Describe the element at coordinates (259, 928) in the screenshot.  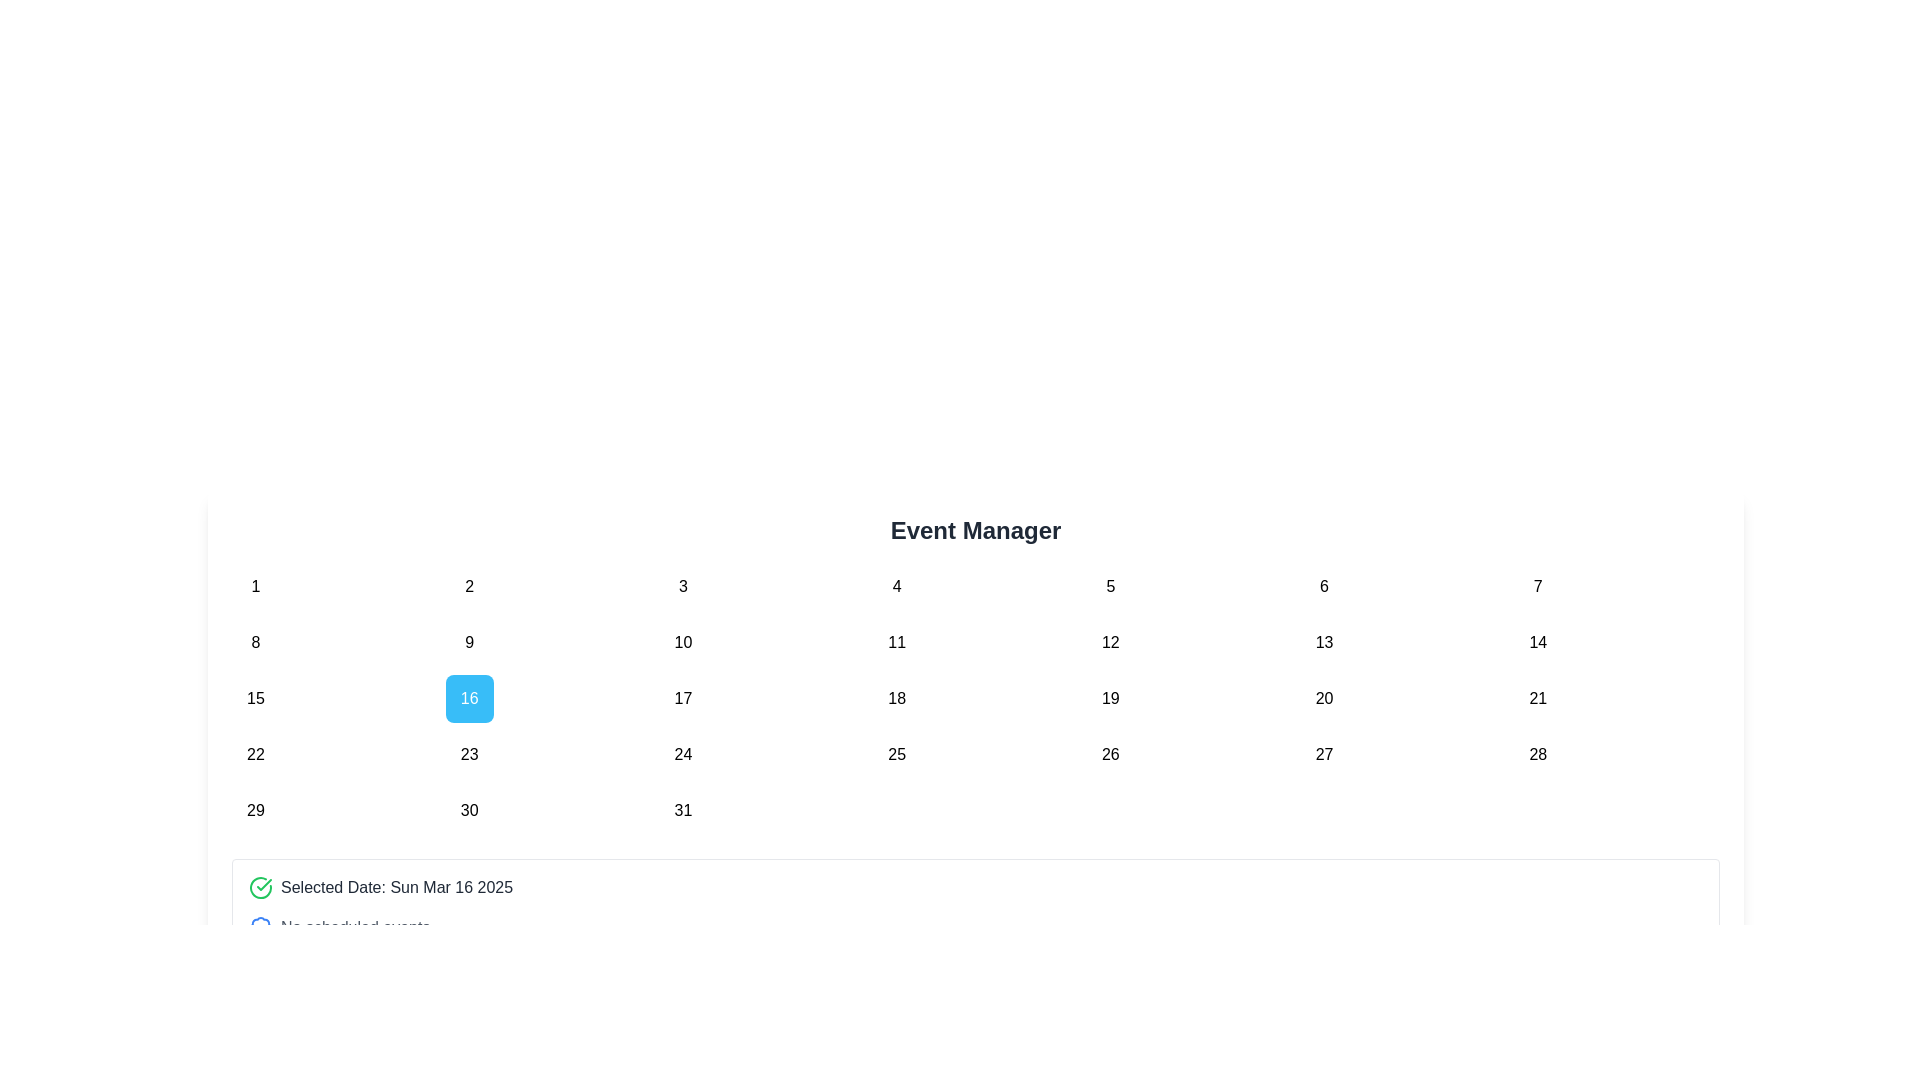
I see `the decorative SVG graphic icon located towards the bottom-left corner of the main area, beneath the date selection section and before textual details about a selected event` at that location.